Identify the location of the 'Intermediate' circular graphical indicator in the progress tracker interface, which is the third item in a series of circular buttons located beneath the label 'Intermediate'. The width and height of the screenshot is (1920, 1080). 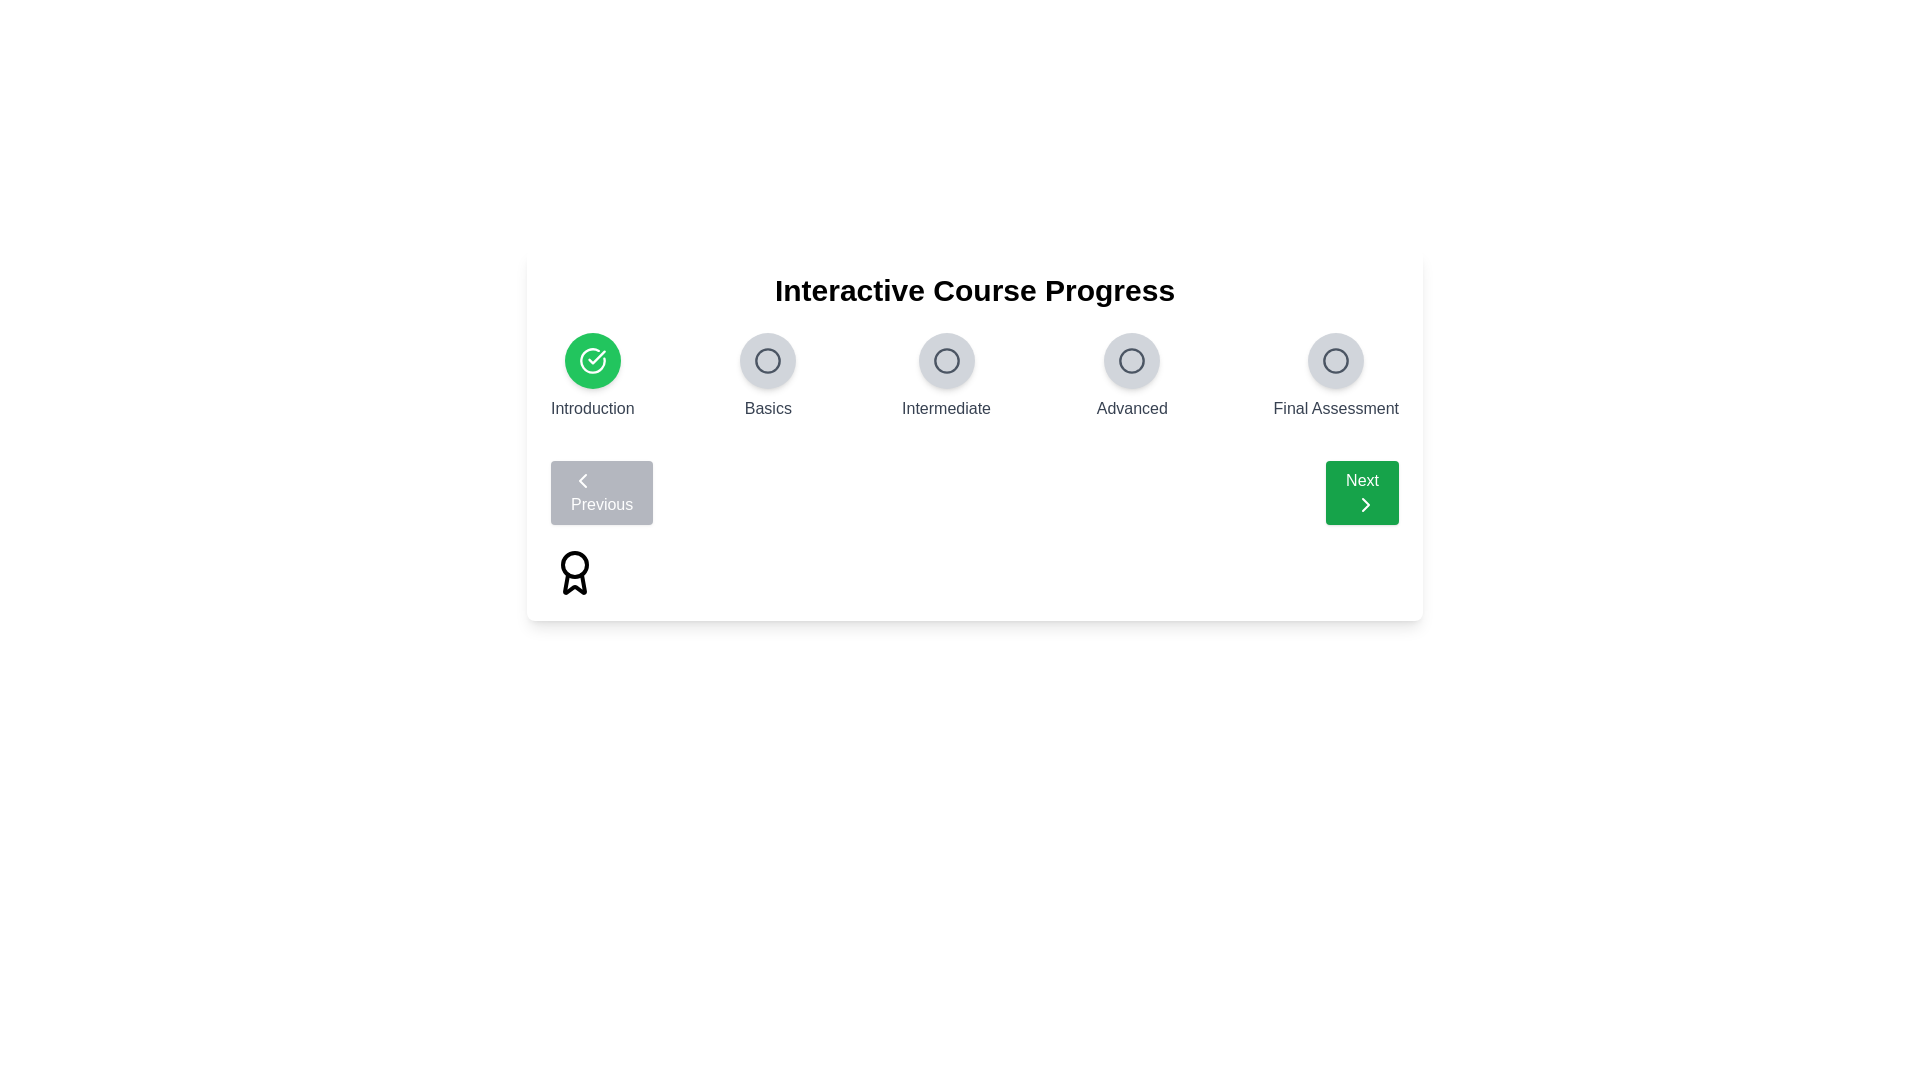
(945, 361).